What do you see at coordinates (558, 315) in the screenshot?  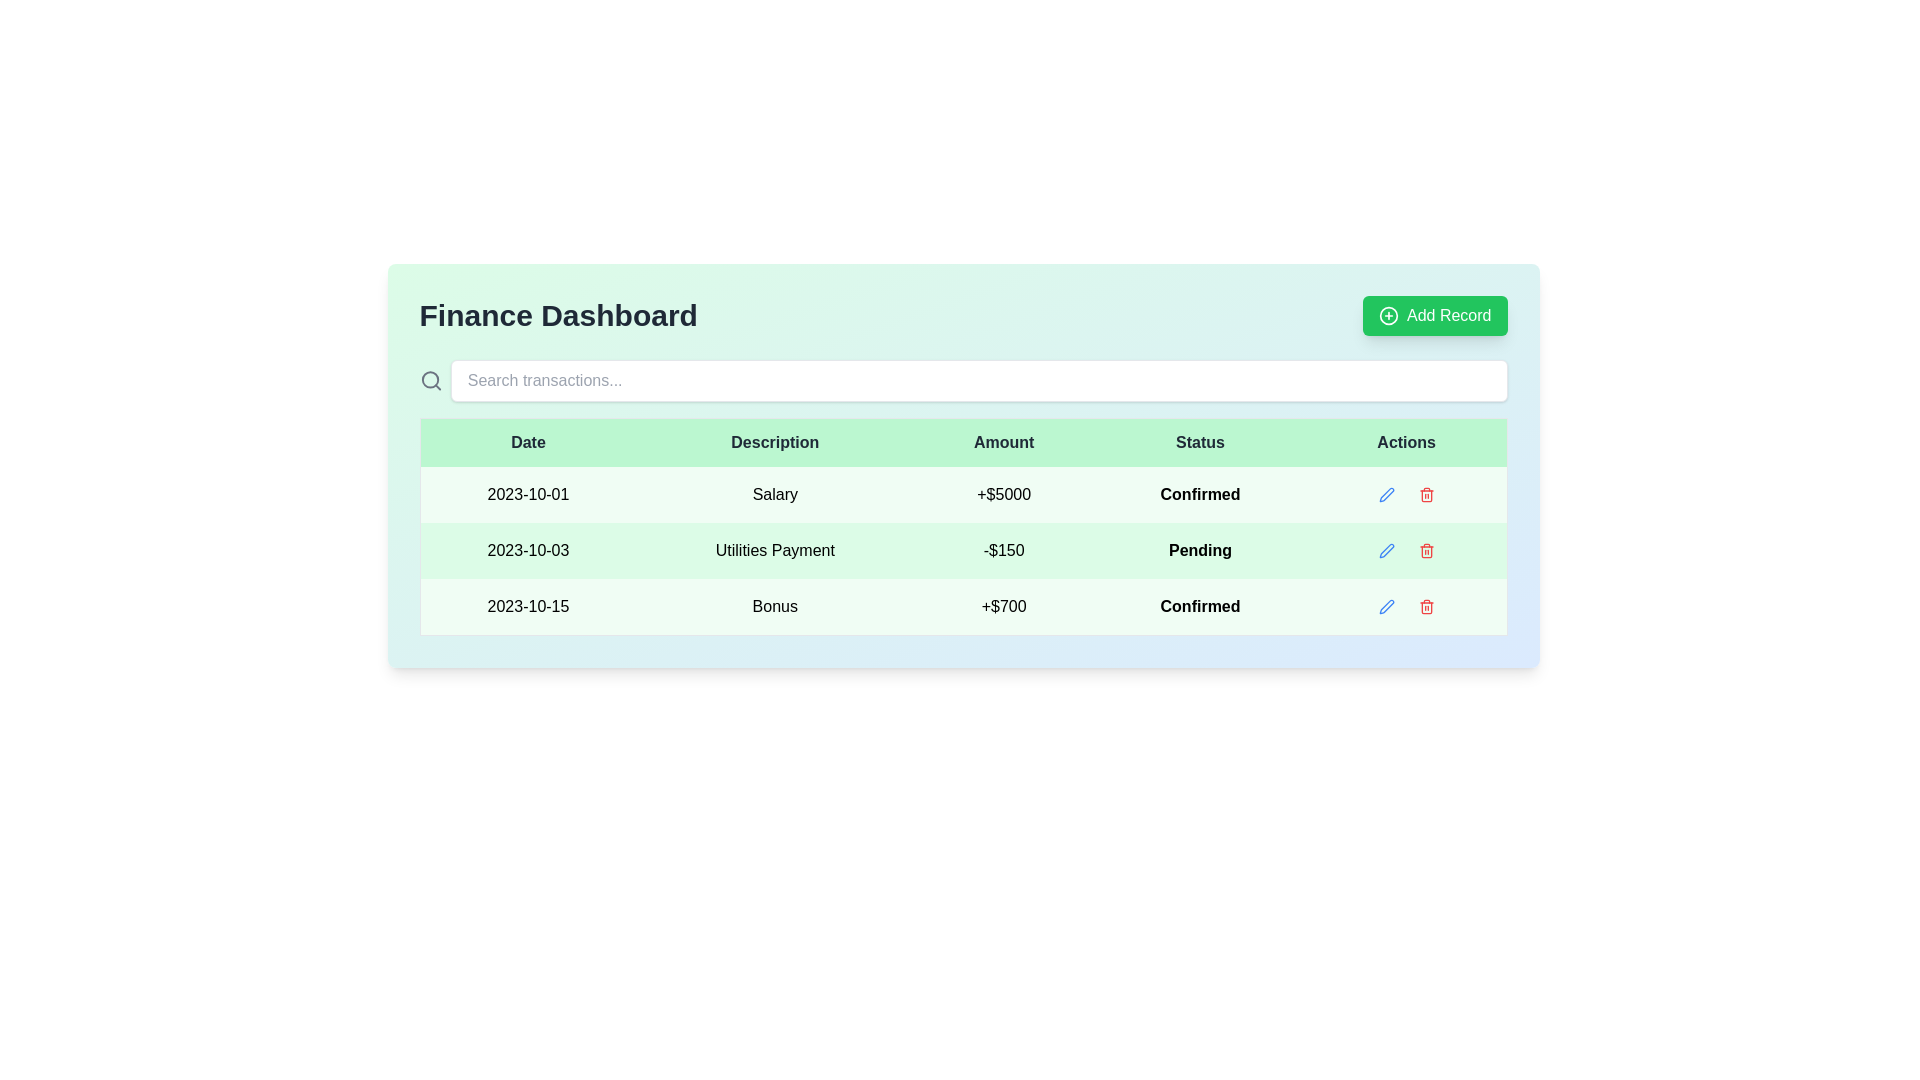 I see `bold title text 'Finance Dashboard' displayed prominently in a large, dark font against a light background` at bounding box center [558, 315].